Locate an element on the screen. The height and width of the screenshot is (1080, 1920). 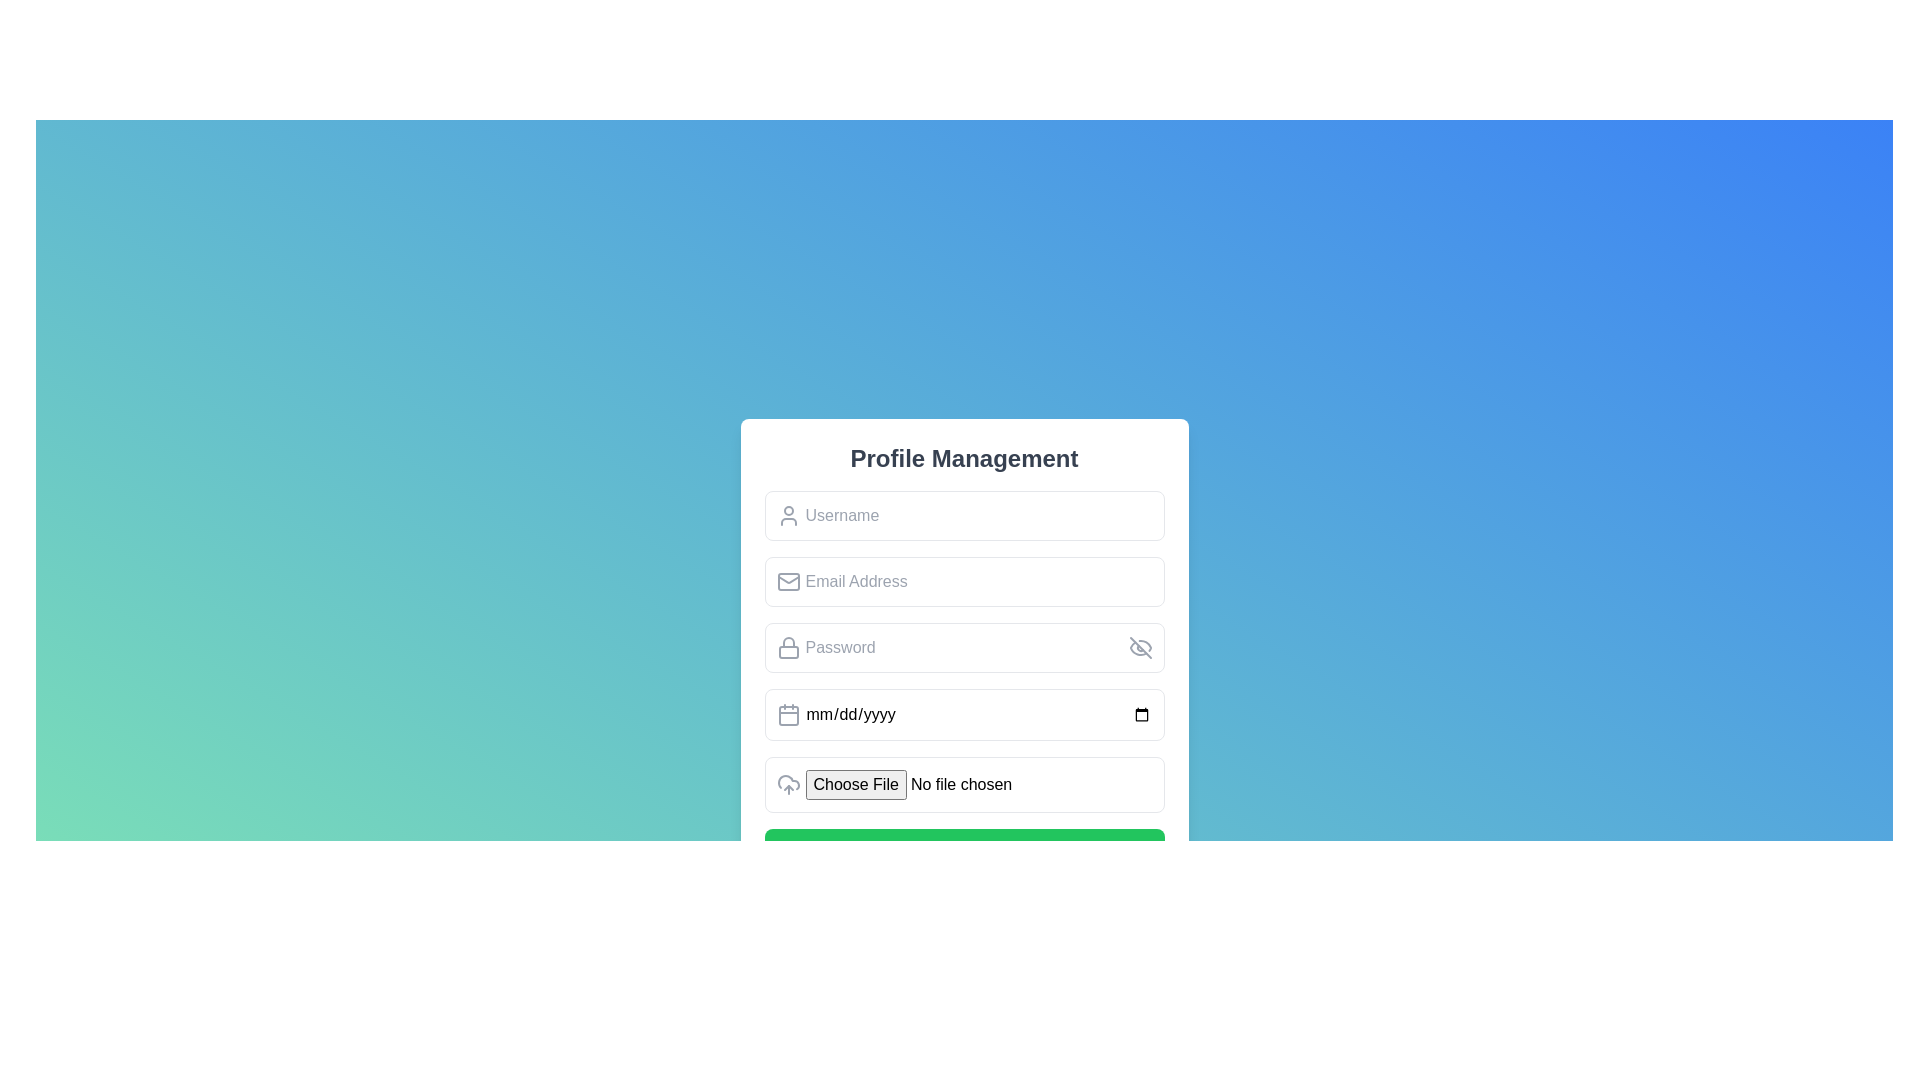
the calendar icon located inside the date entry input field, positioned to the left of the placeholder text 'mm/dd/yyyy' is located at coordinates (787, 715).